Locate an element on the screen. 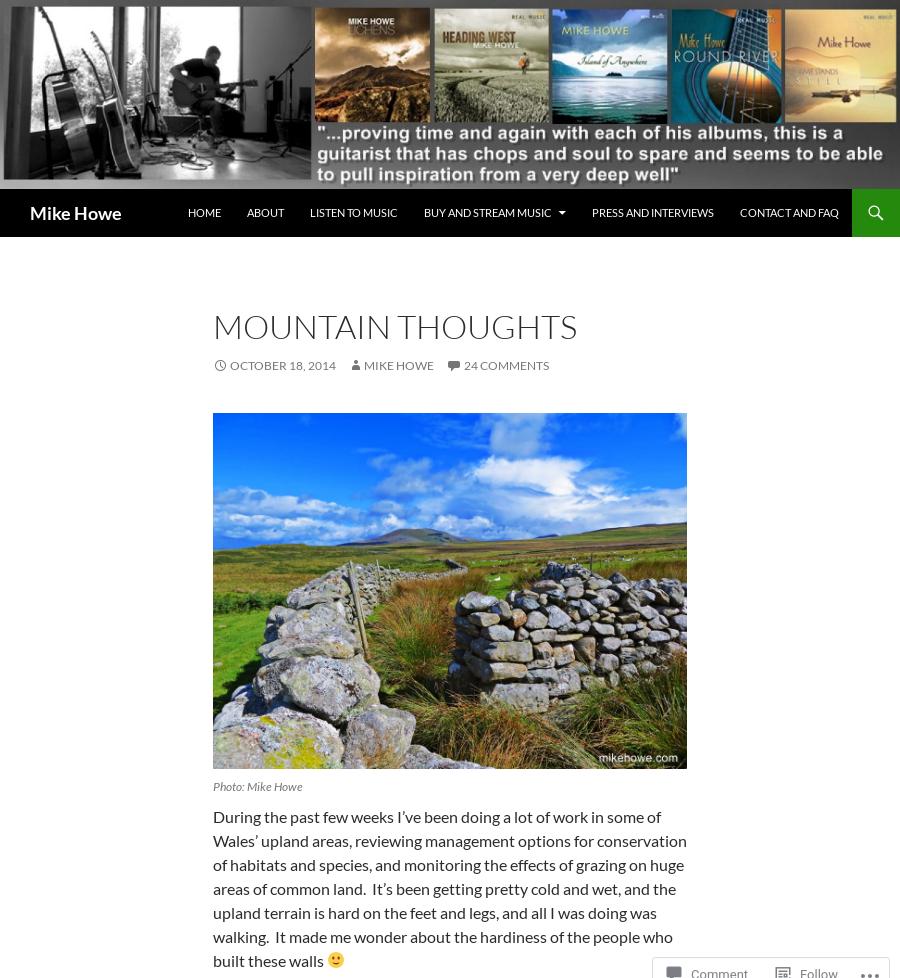  'During the past few weeks I’ve been doing a lot of work in some of Wales’ upland areas, reviewing management options for conservation of habitats and species, and monitoring the effects of grazing on huge areas of common land.  It’s been getting pretty cold and wet, and the upland terrain is hard on the feet and legs, and all I was doing was walking.  It made me wonder about the hardiness of the people who built these walls' is located at coordinates (450, 886).